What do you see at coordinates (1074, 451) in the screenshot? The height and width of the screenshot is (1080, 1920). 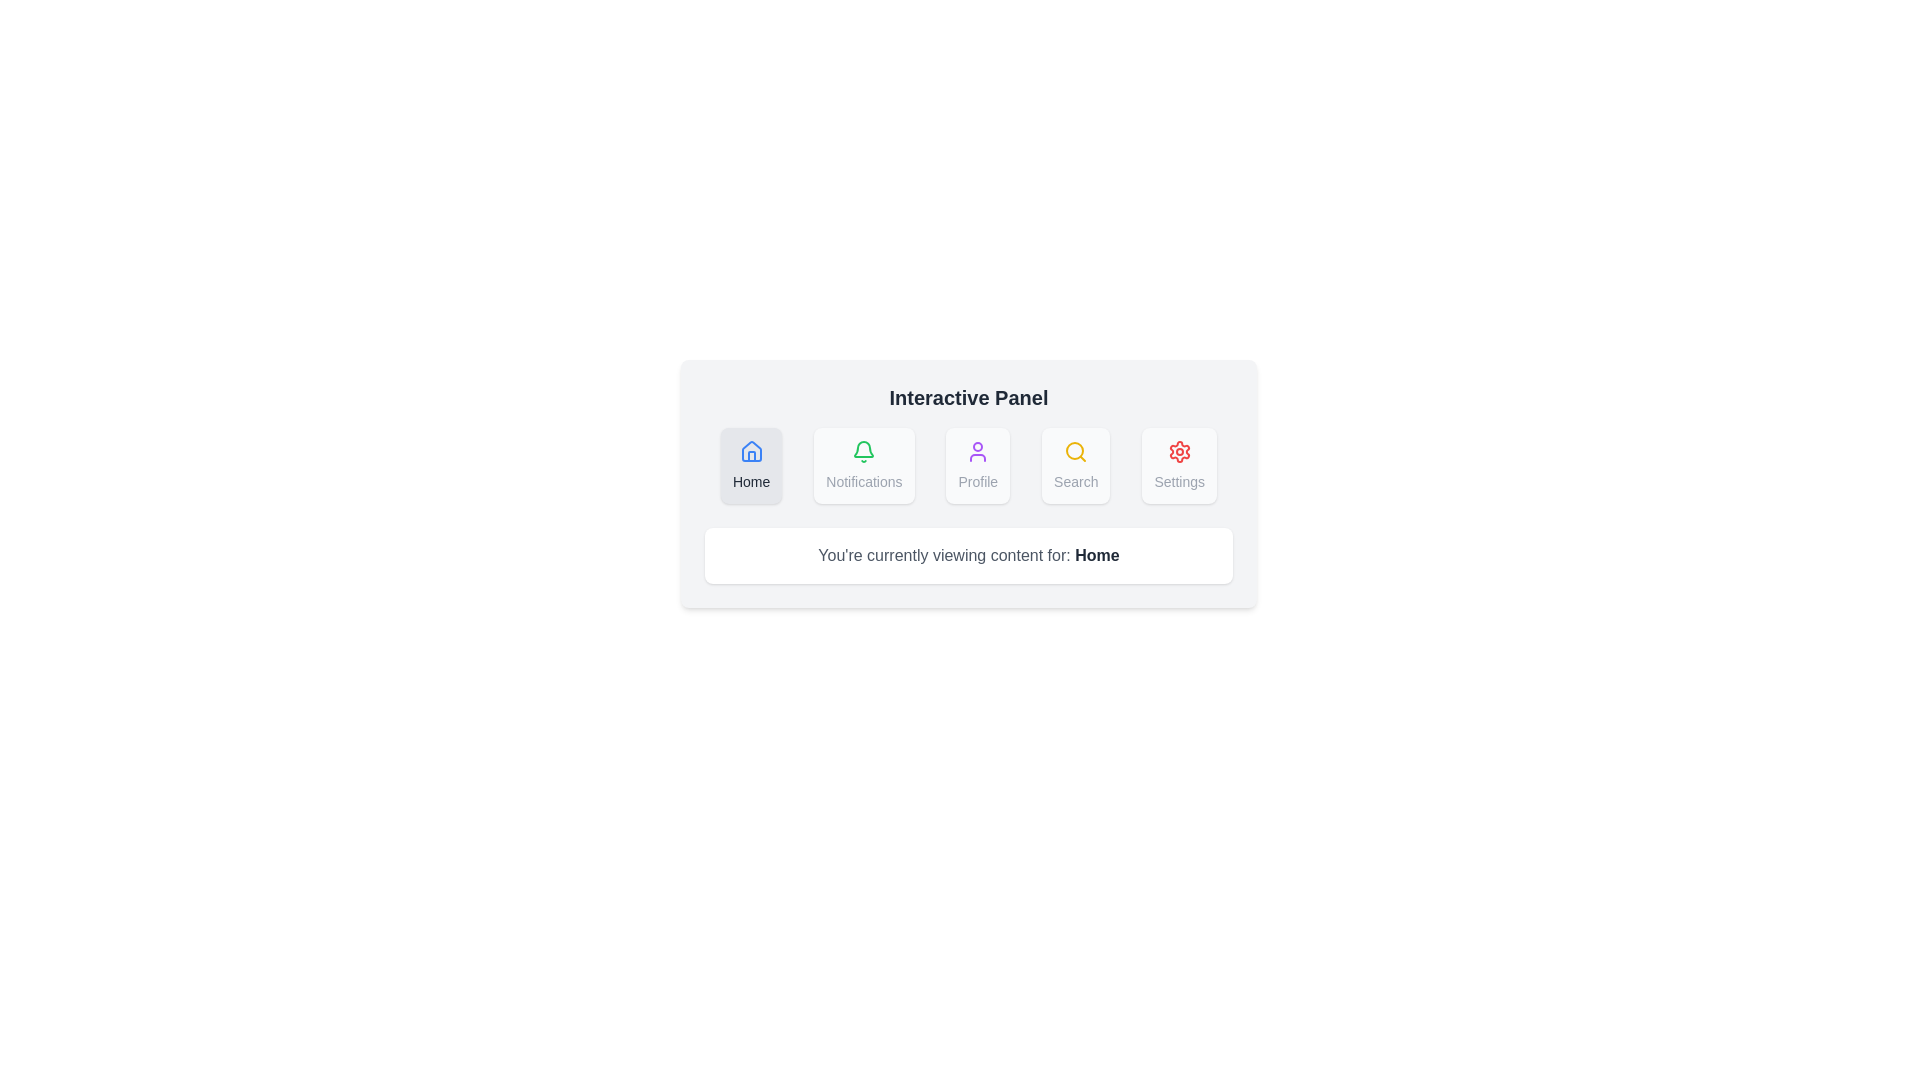 I see `the central circular part of the magnifying glass icon representing the search functionality, located in the horizontal toolbar` at bounding box center [1074, 451].